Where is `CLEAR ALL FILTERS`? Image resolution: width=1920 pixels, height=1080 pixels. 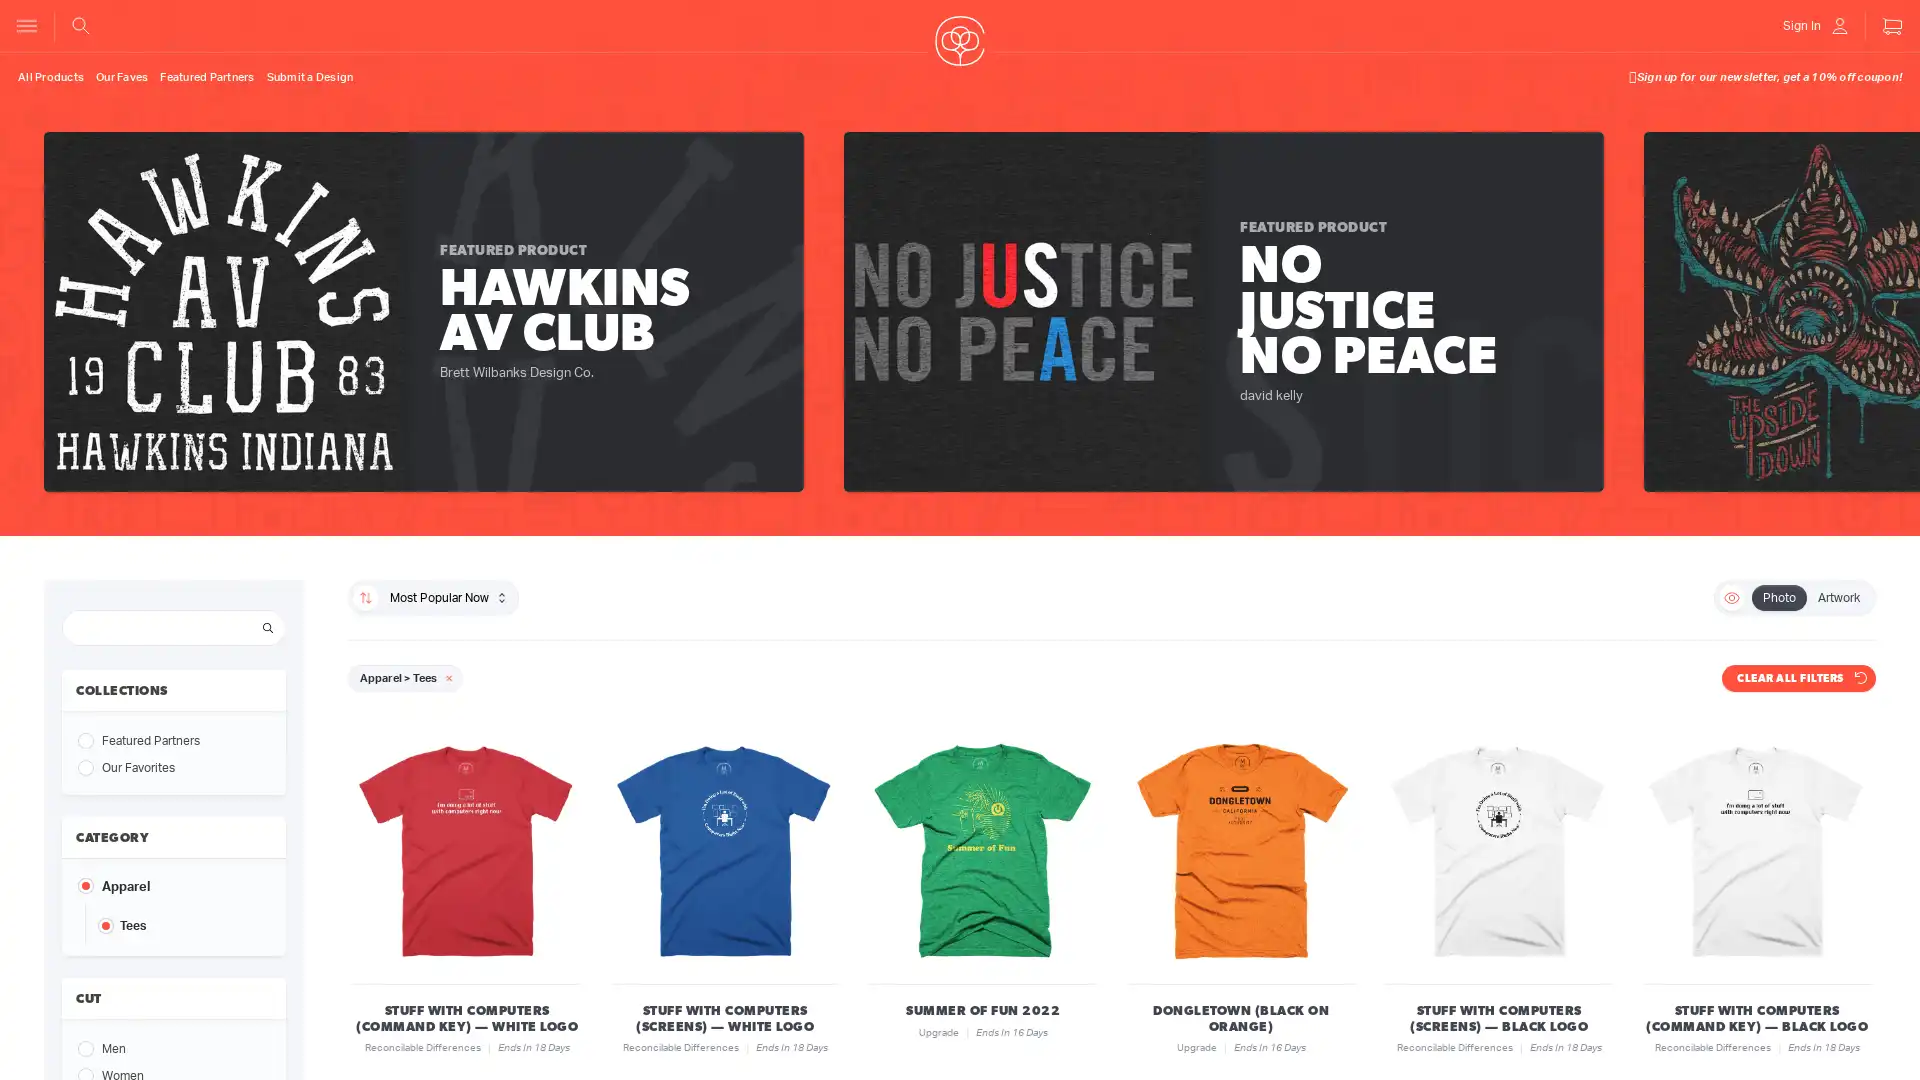
CLEAR ALL FILTERS is located at coordinates (1799, 677).